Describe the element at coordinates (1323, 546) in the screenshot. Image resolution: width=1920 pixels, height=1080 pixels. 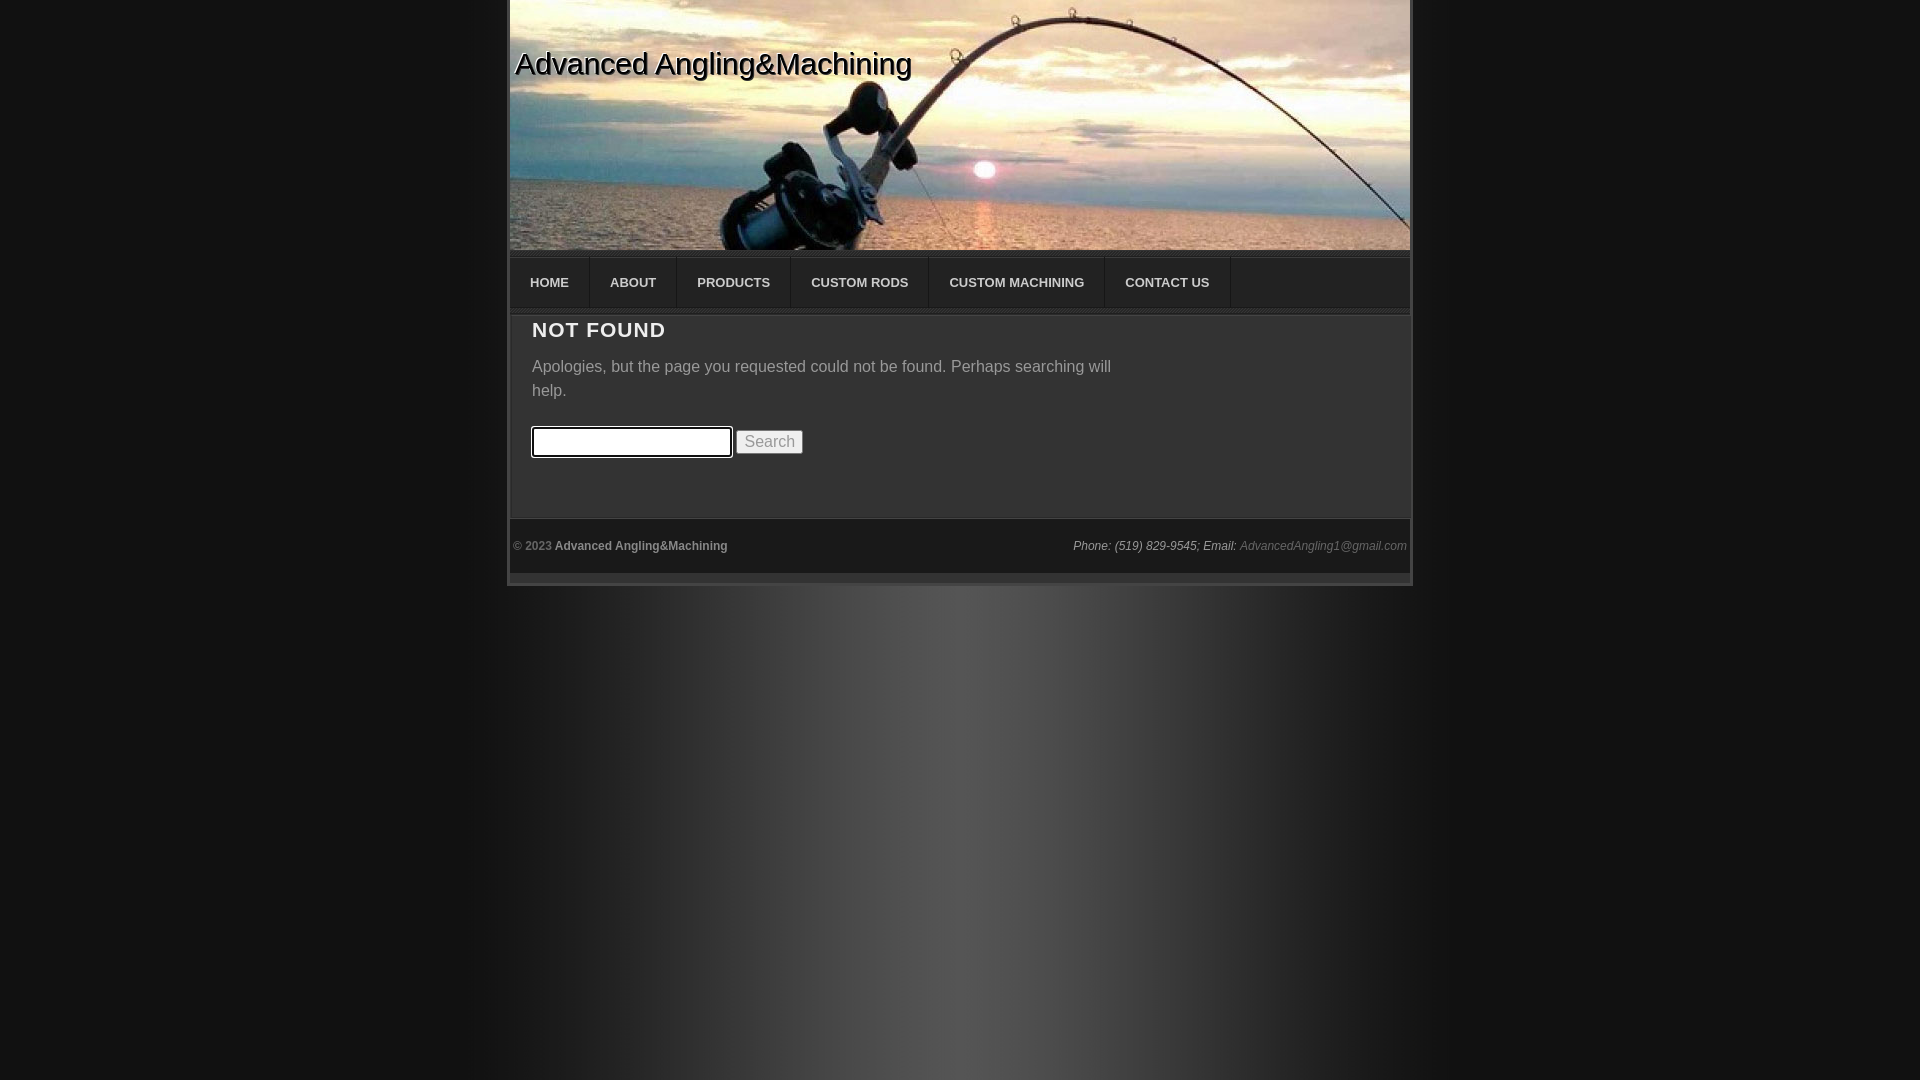
I see `'AdvancedAngling1@gmail.com'` at that location.